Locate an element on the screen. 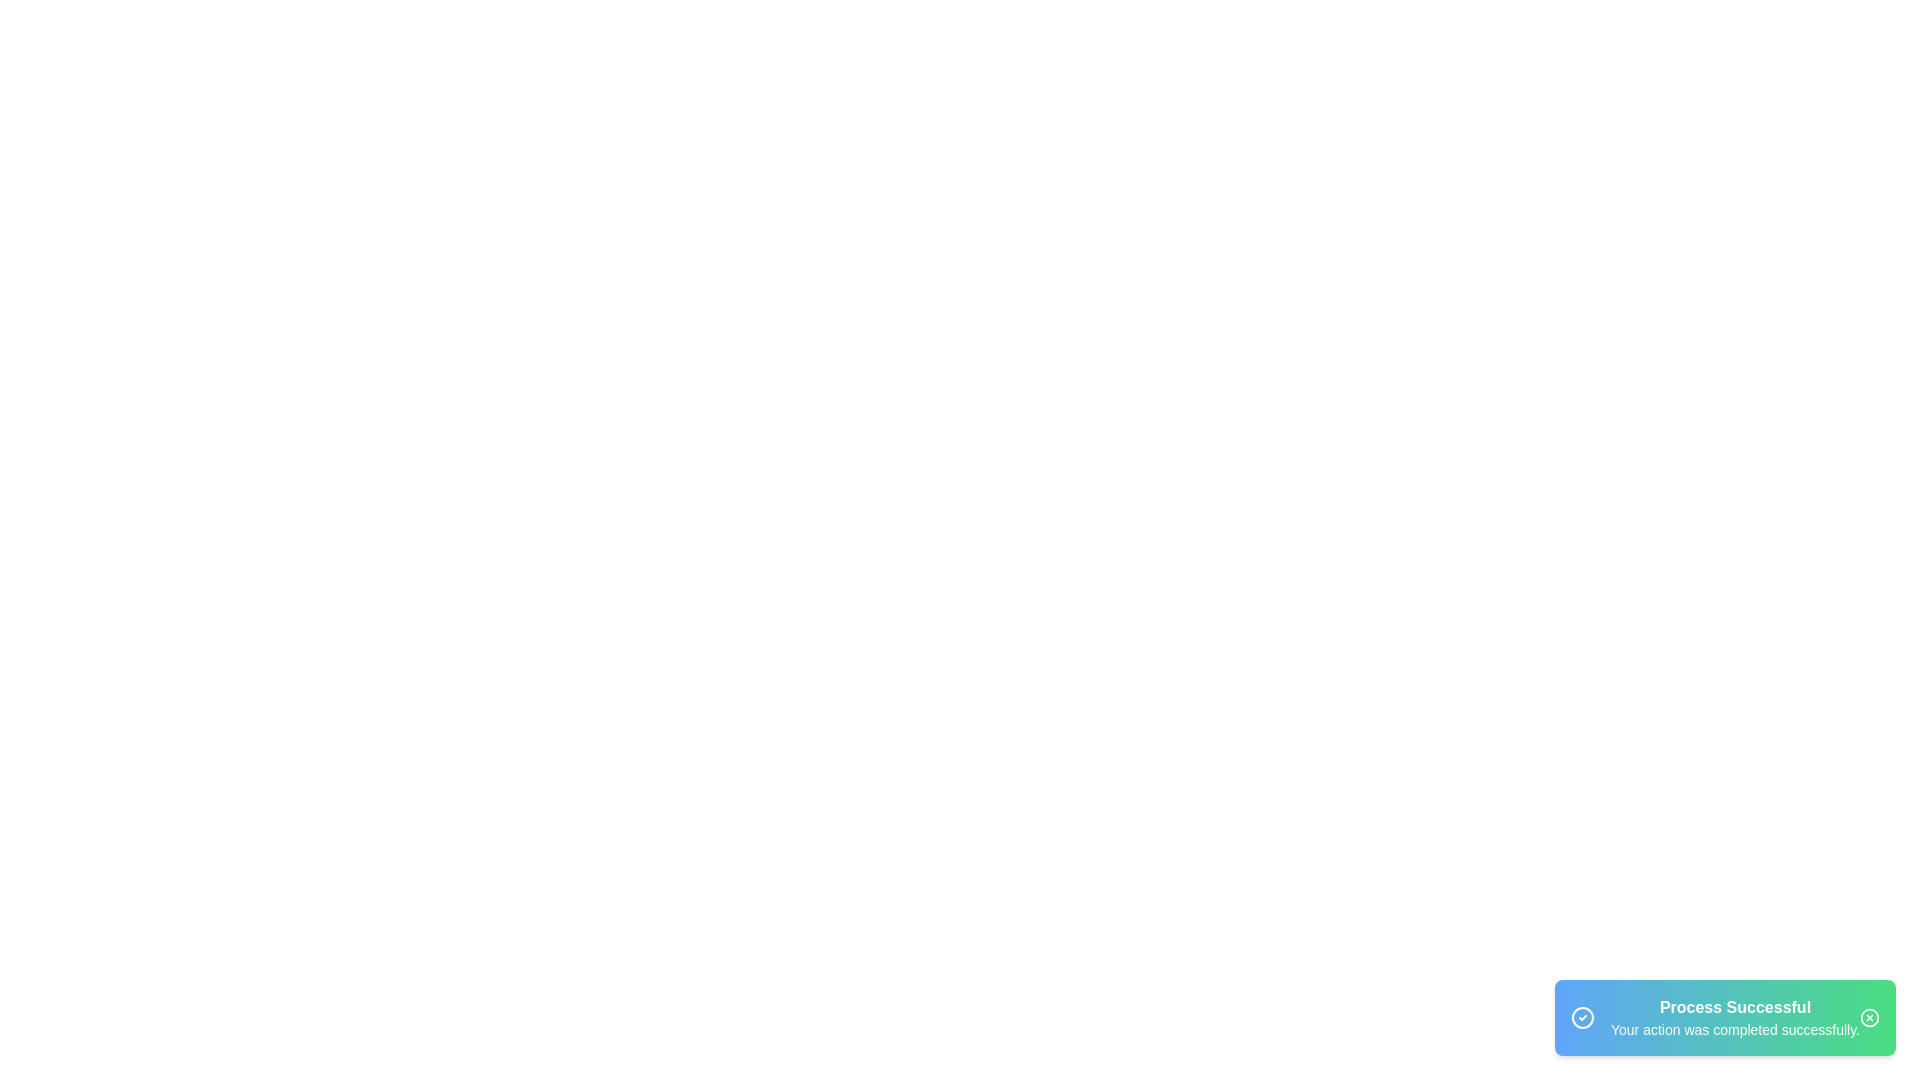  the snackbar to visually inspect its contents is located at coordinates (1723, 1018).